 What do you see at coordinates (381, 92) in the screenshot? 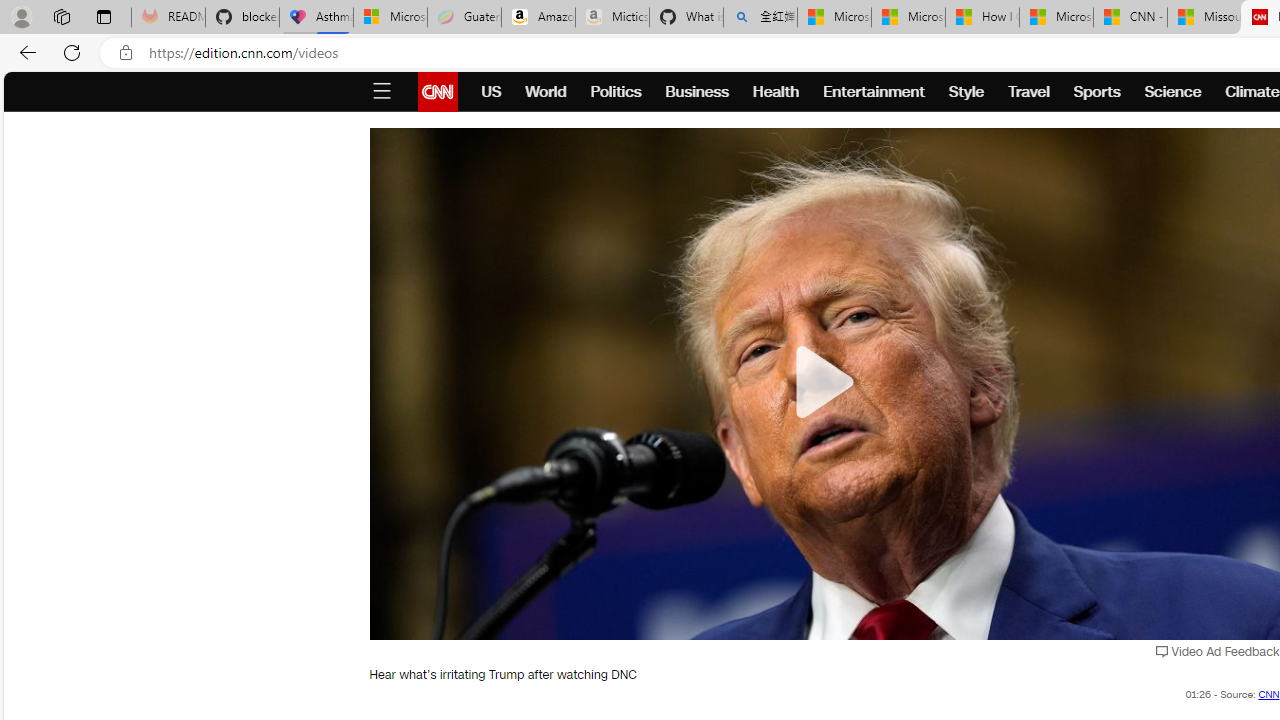
I see `'Open Menu Icon'` at bounding box center [381, 92].